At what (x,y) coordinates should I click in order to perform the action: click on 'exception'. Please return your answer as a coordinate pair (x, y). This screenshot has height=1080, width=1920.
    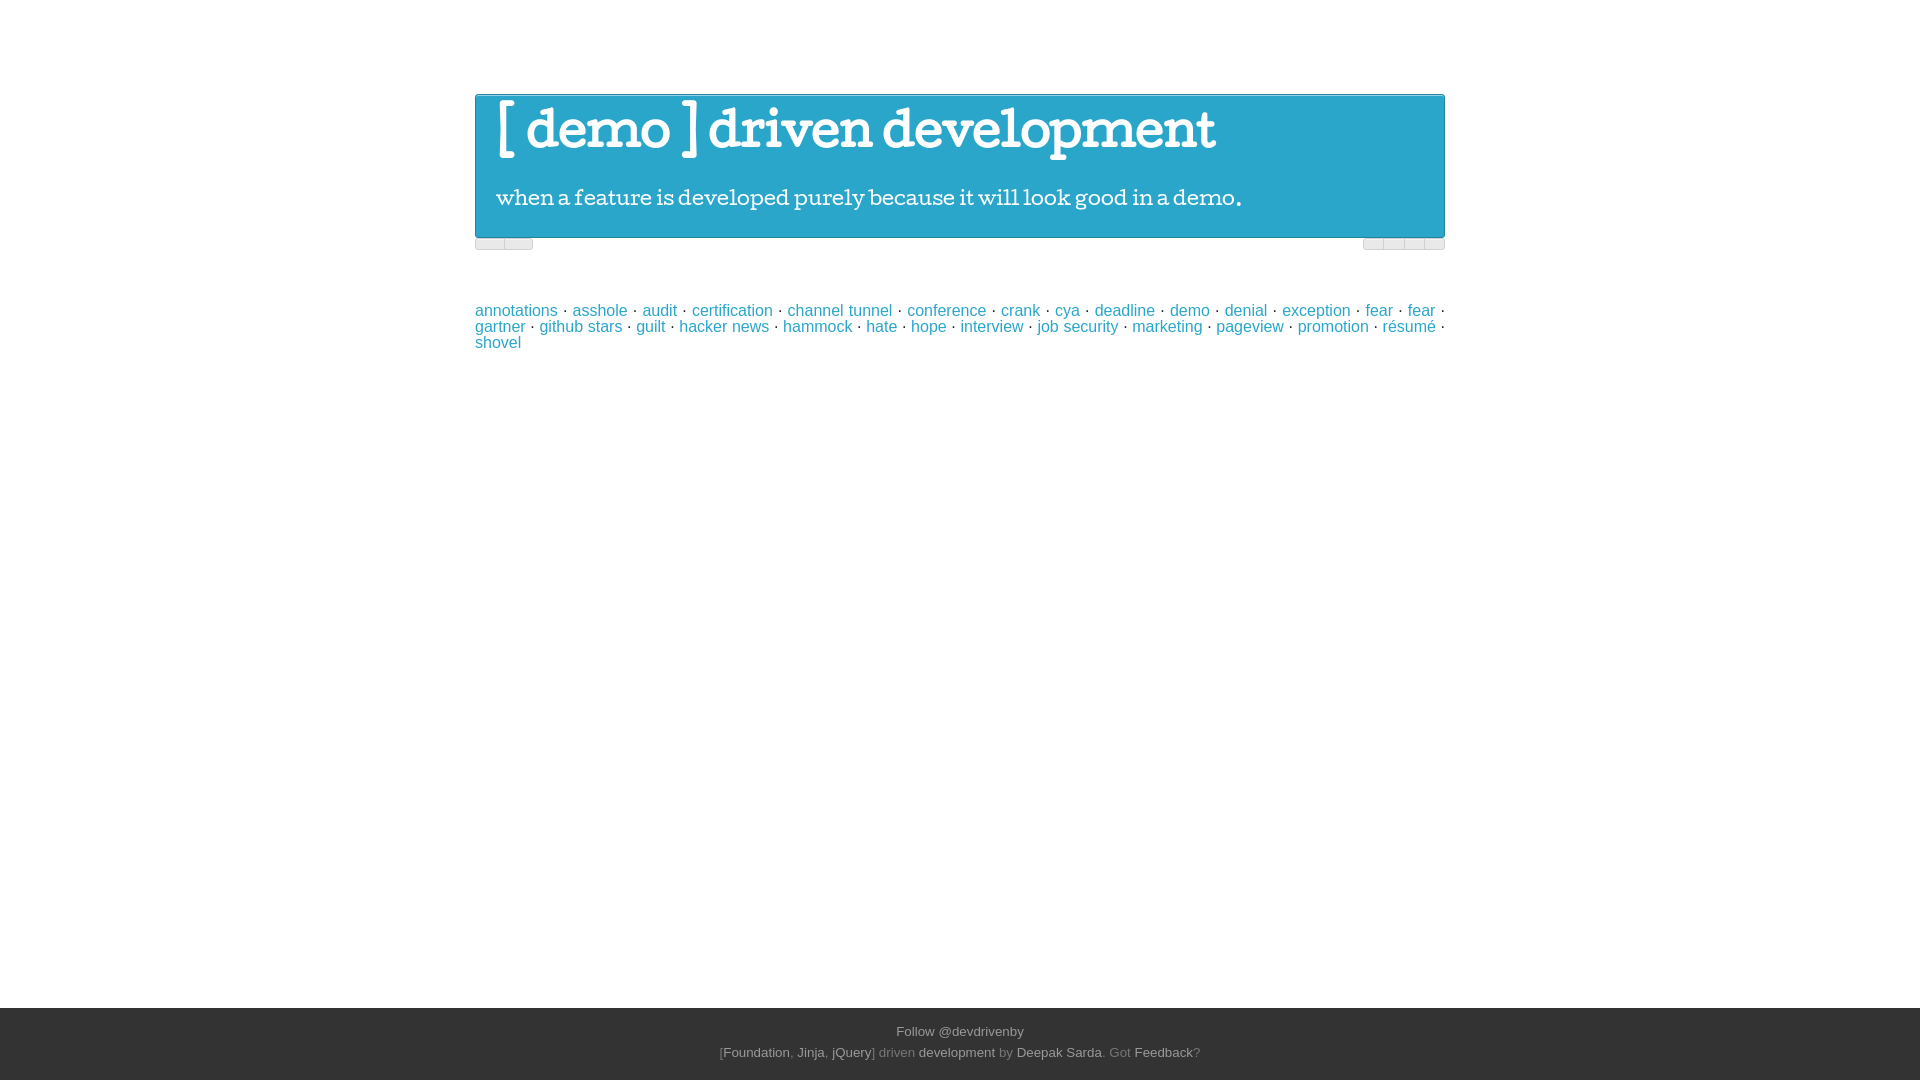
    Looking at the image, I should click on (1316, 310).